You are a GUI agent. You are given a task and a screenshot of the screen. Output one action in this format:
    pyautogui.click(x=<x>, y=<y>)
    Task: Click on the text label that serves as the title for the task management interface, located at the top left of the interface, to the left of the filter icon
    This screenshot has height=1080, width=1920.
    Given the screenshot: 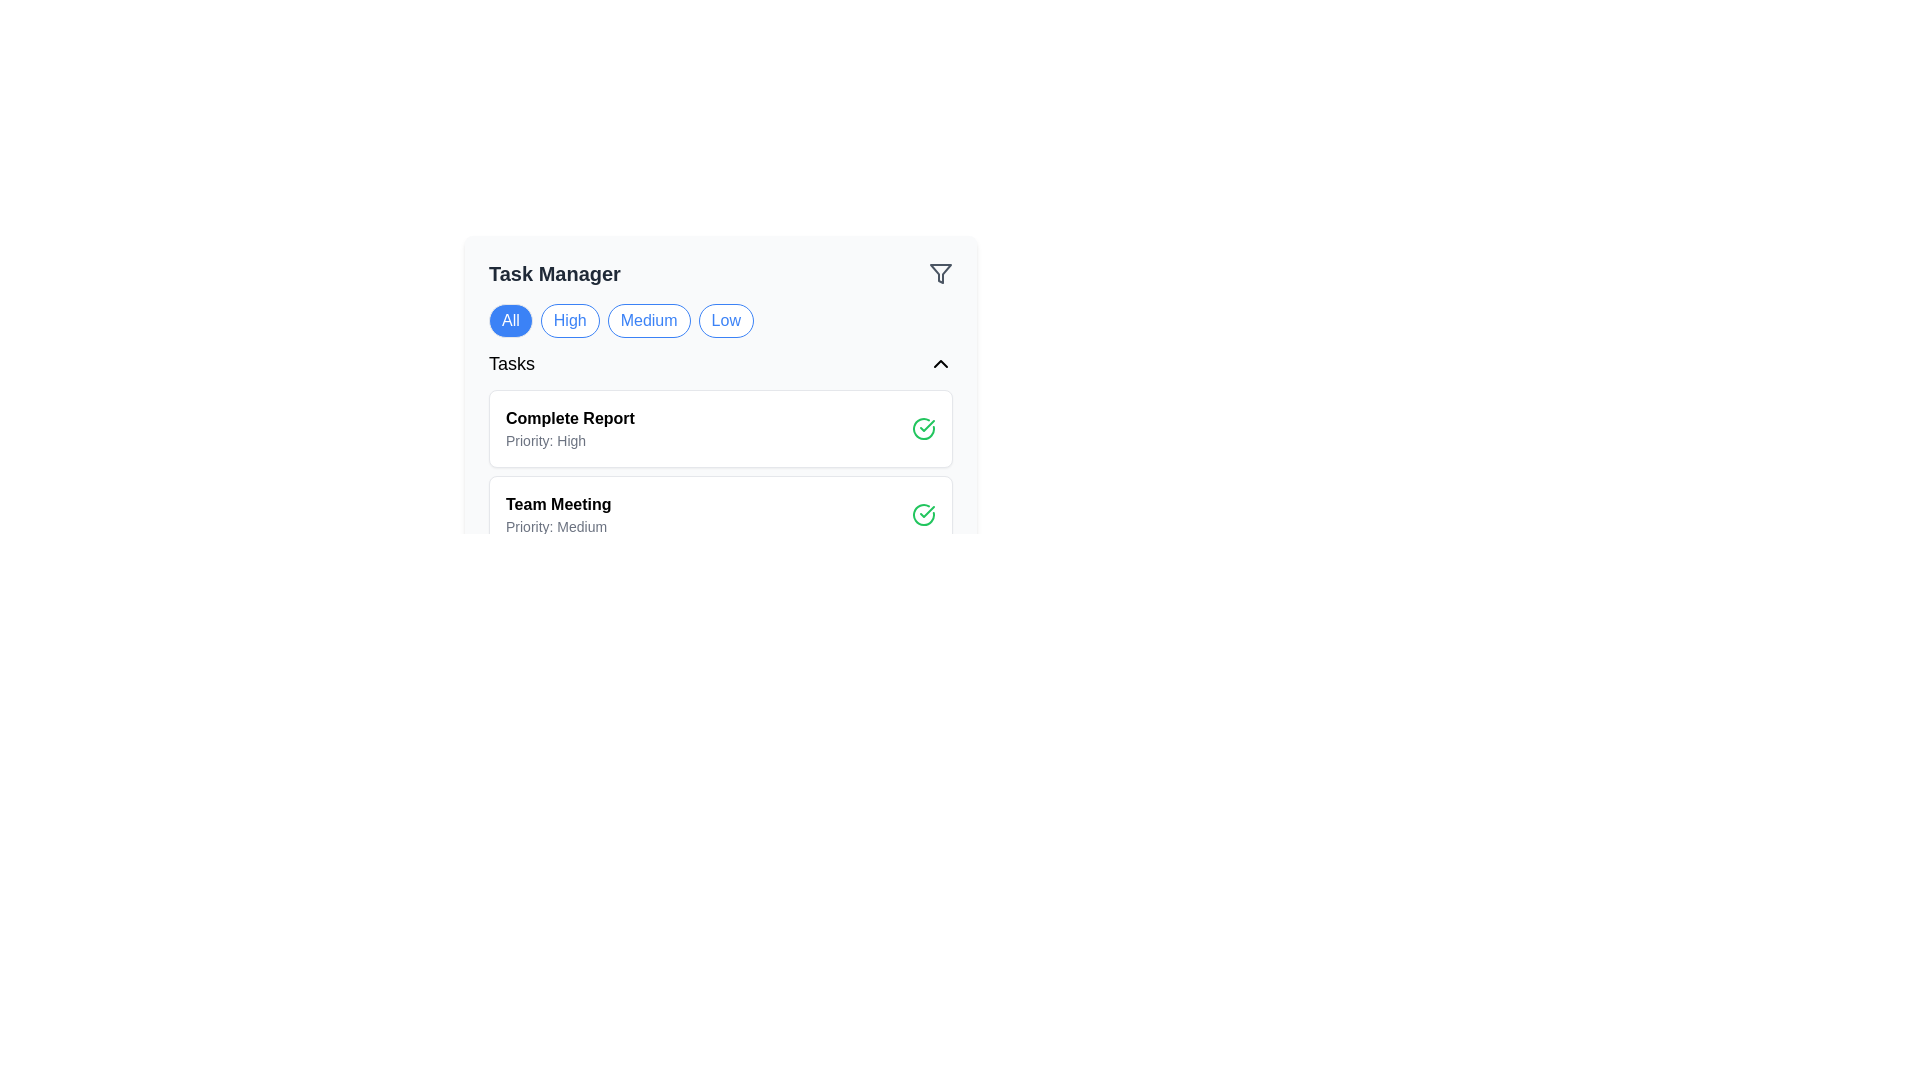 What is the action you would take?
    pyautogui.click(x=554, y=273)
    